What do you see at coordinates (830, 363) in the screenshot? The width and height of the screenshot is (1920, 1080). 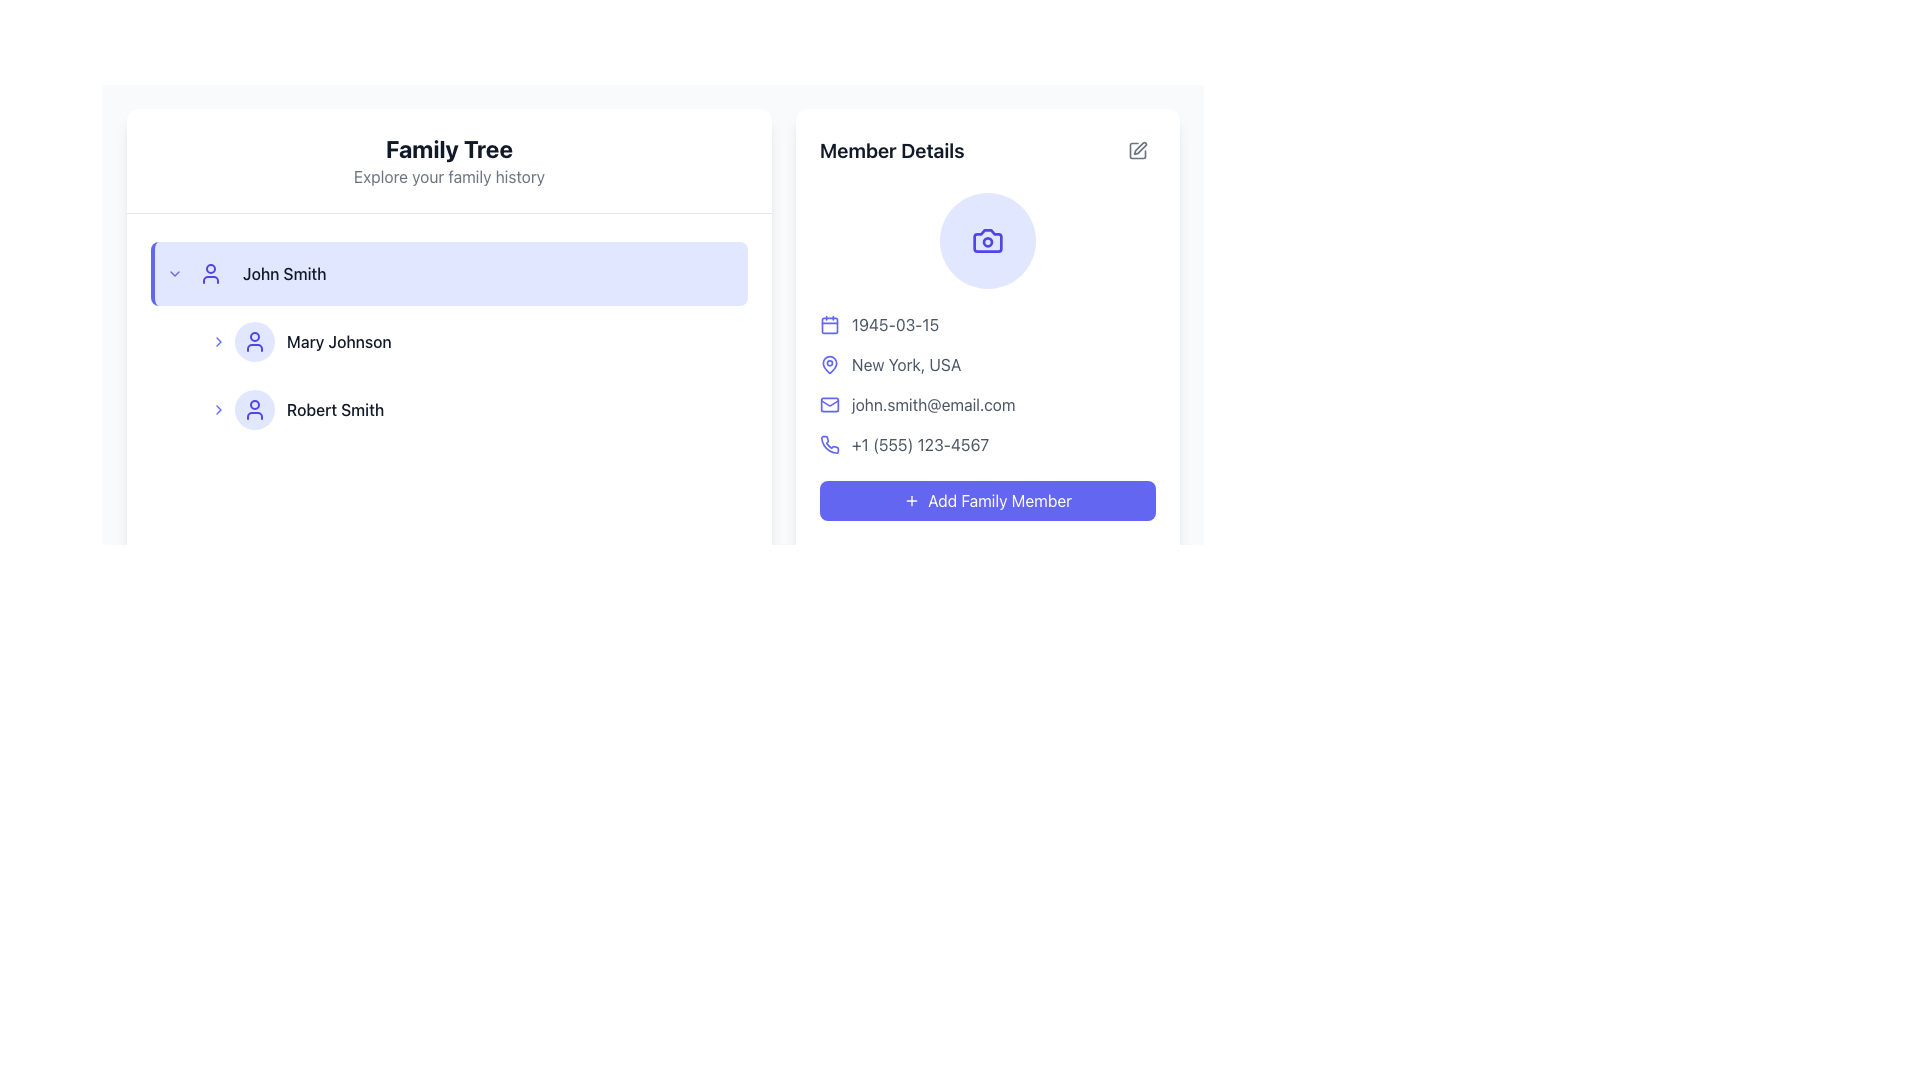 I see `the map pin icon located in the 'Member Details' panel, adjacent to the text 'New York, USA', following the date '1945-03-15'` at bounding box center [830, 363].